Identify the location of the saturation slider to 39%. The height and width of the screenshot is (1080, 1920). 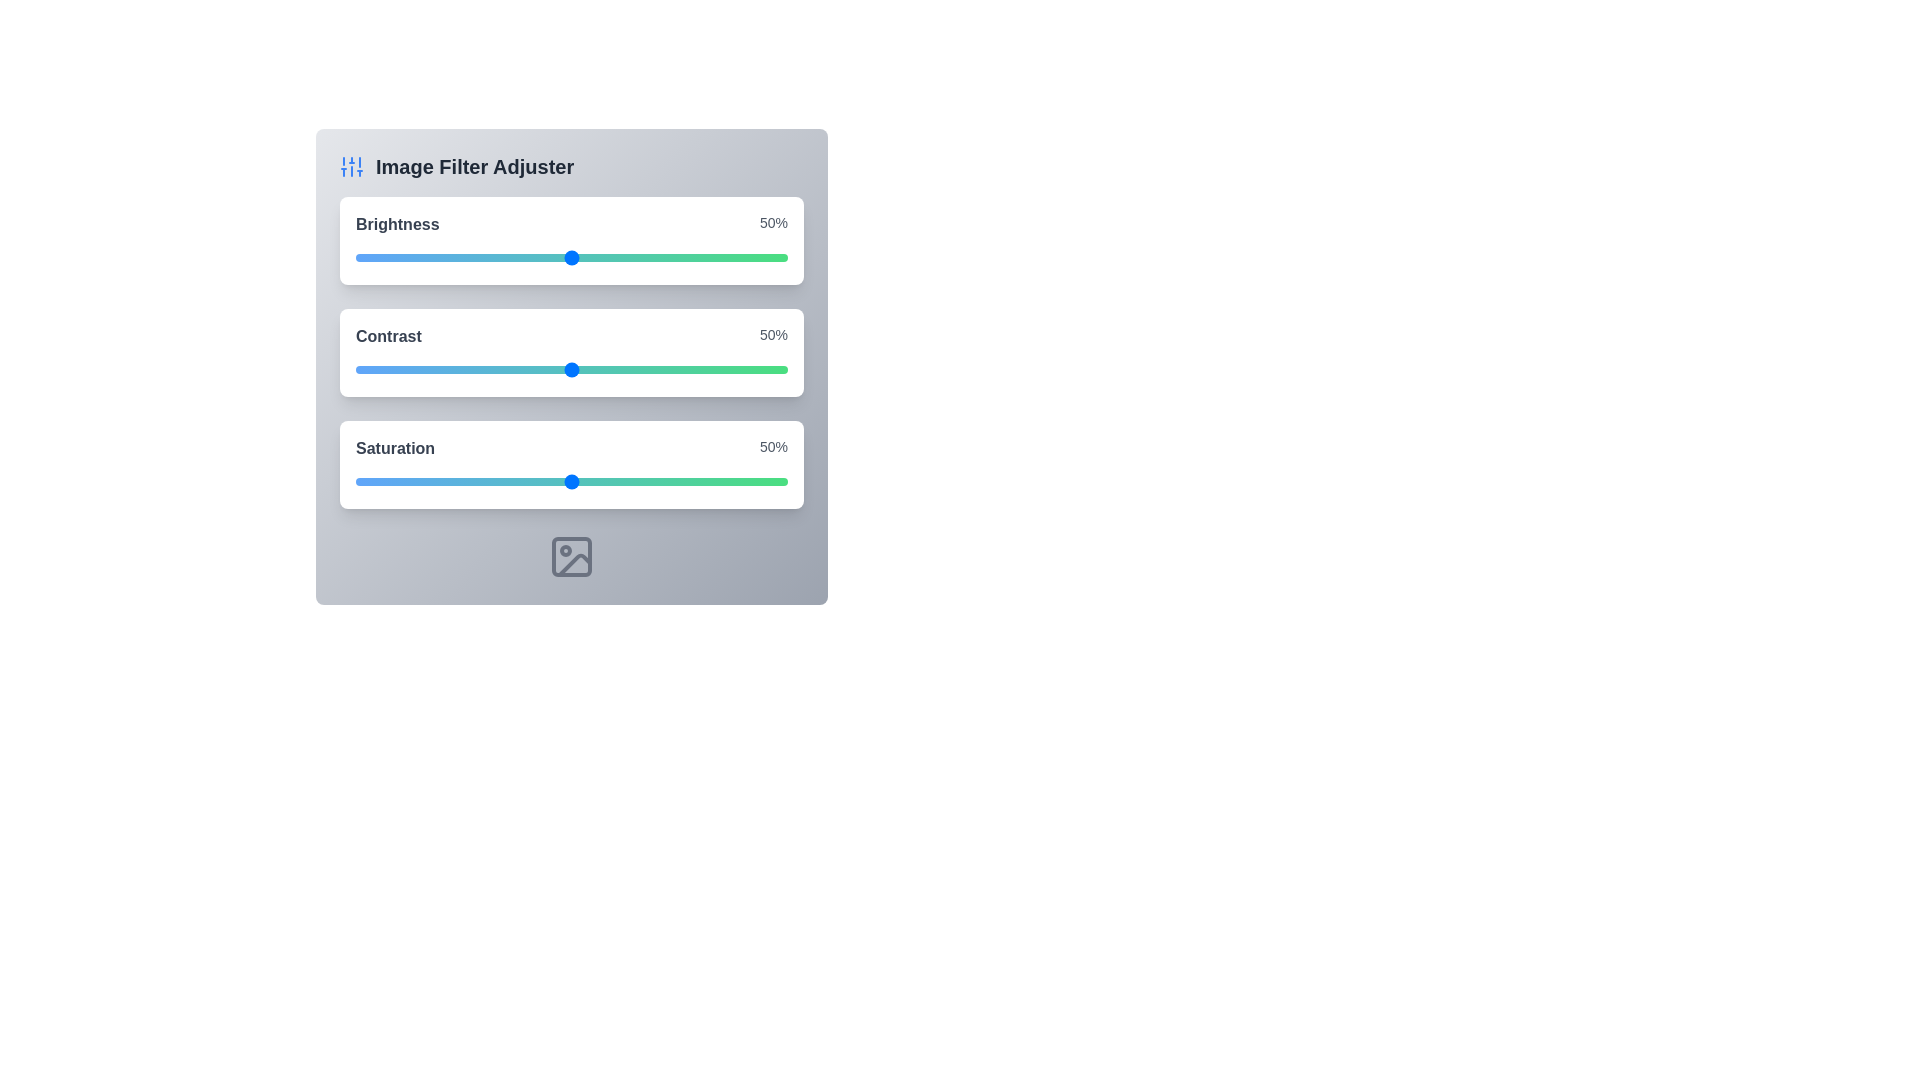
(524, 482).